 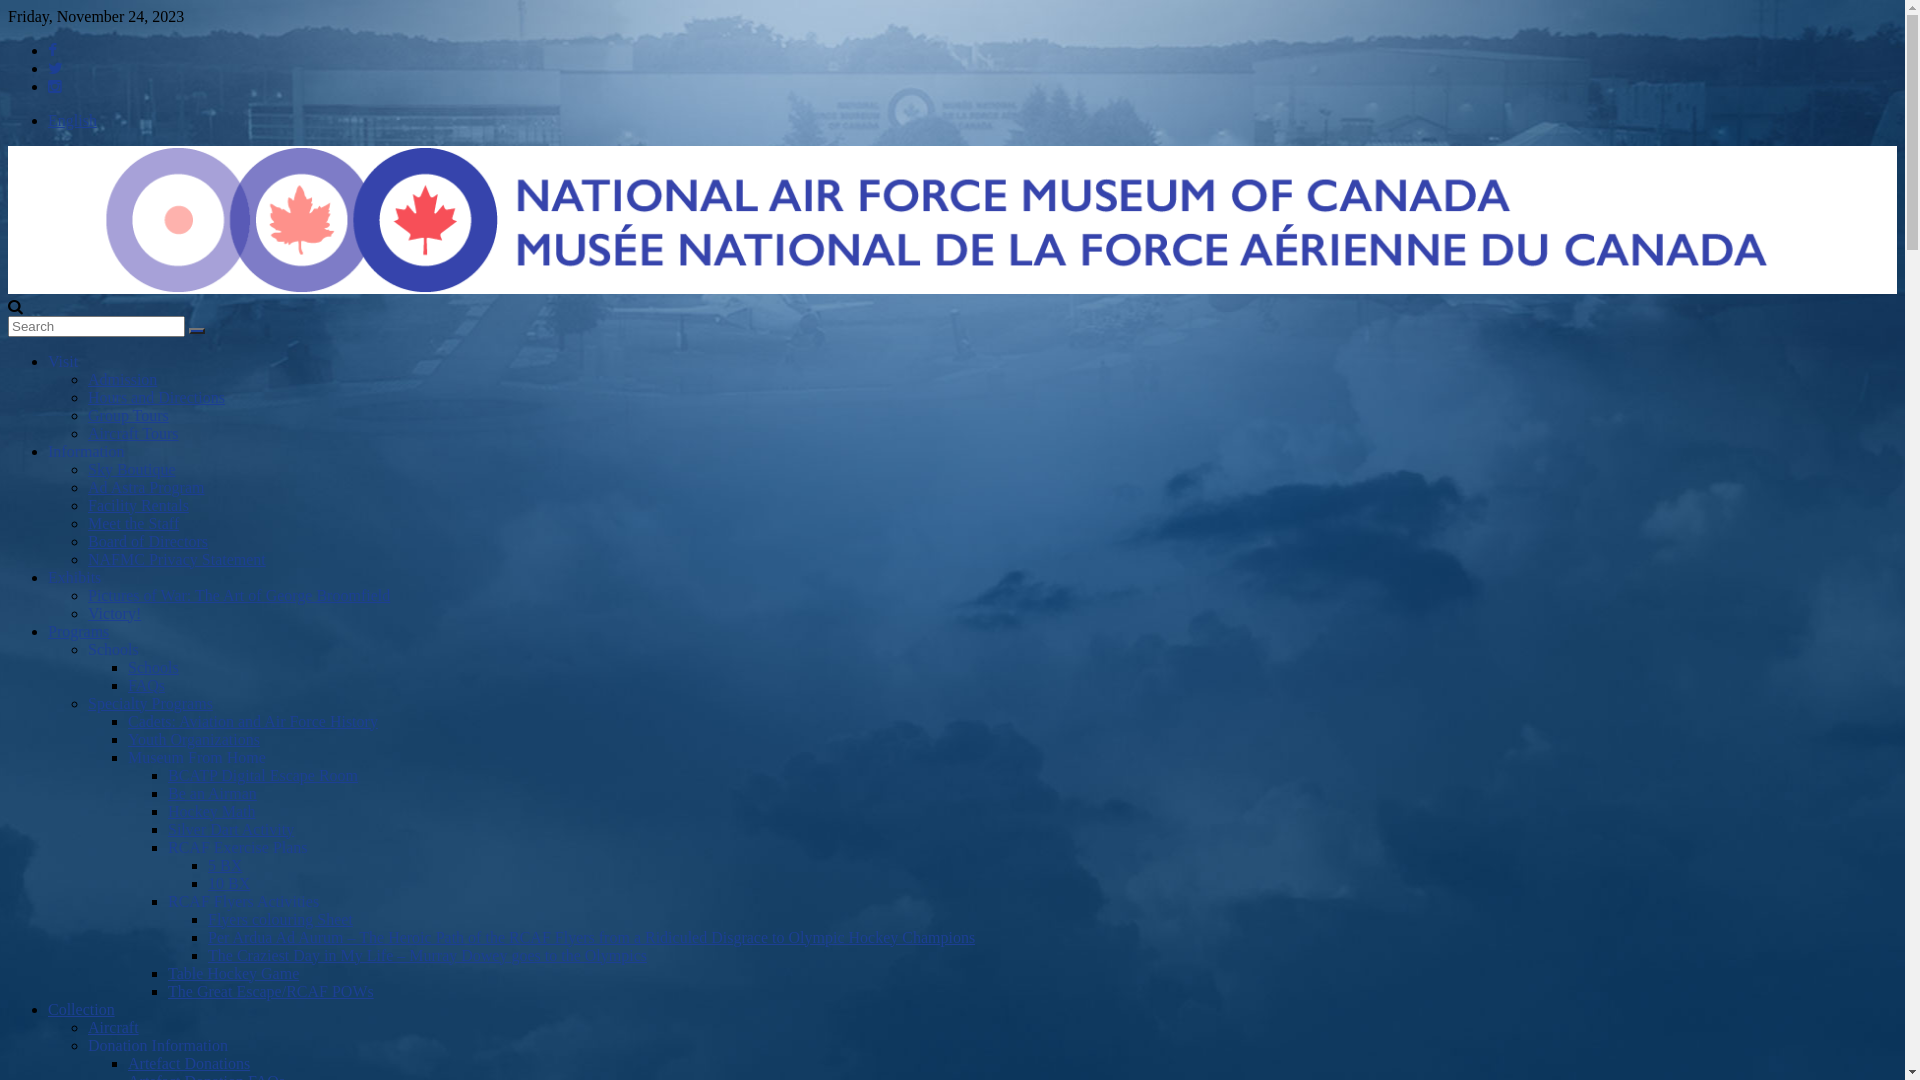 I want to click on '5 BX', so click(x=225, y=864).